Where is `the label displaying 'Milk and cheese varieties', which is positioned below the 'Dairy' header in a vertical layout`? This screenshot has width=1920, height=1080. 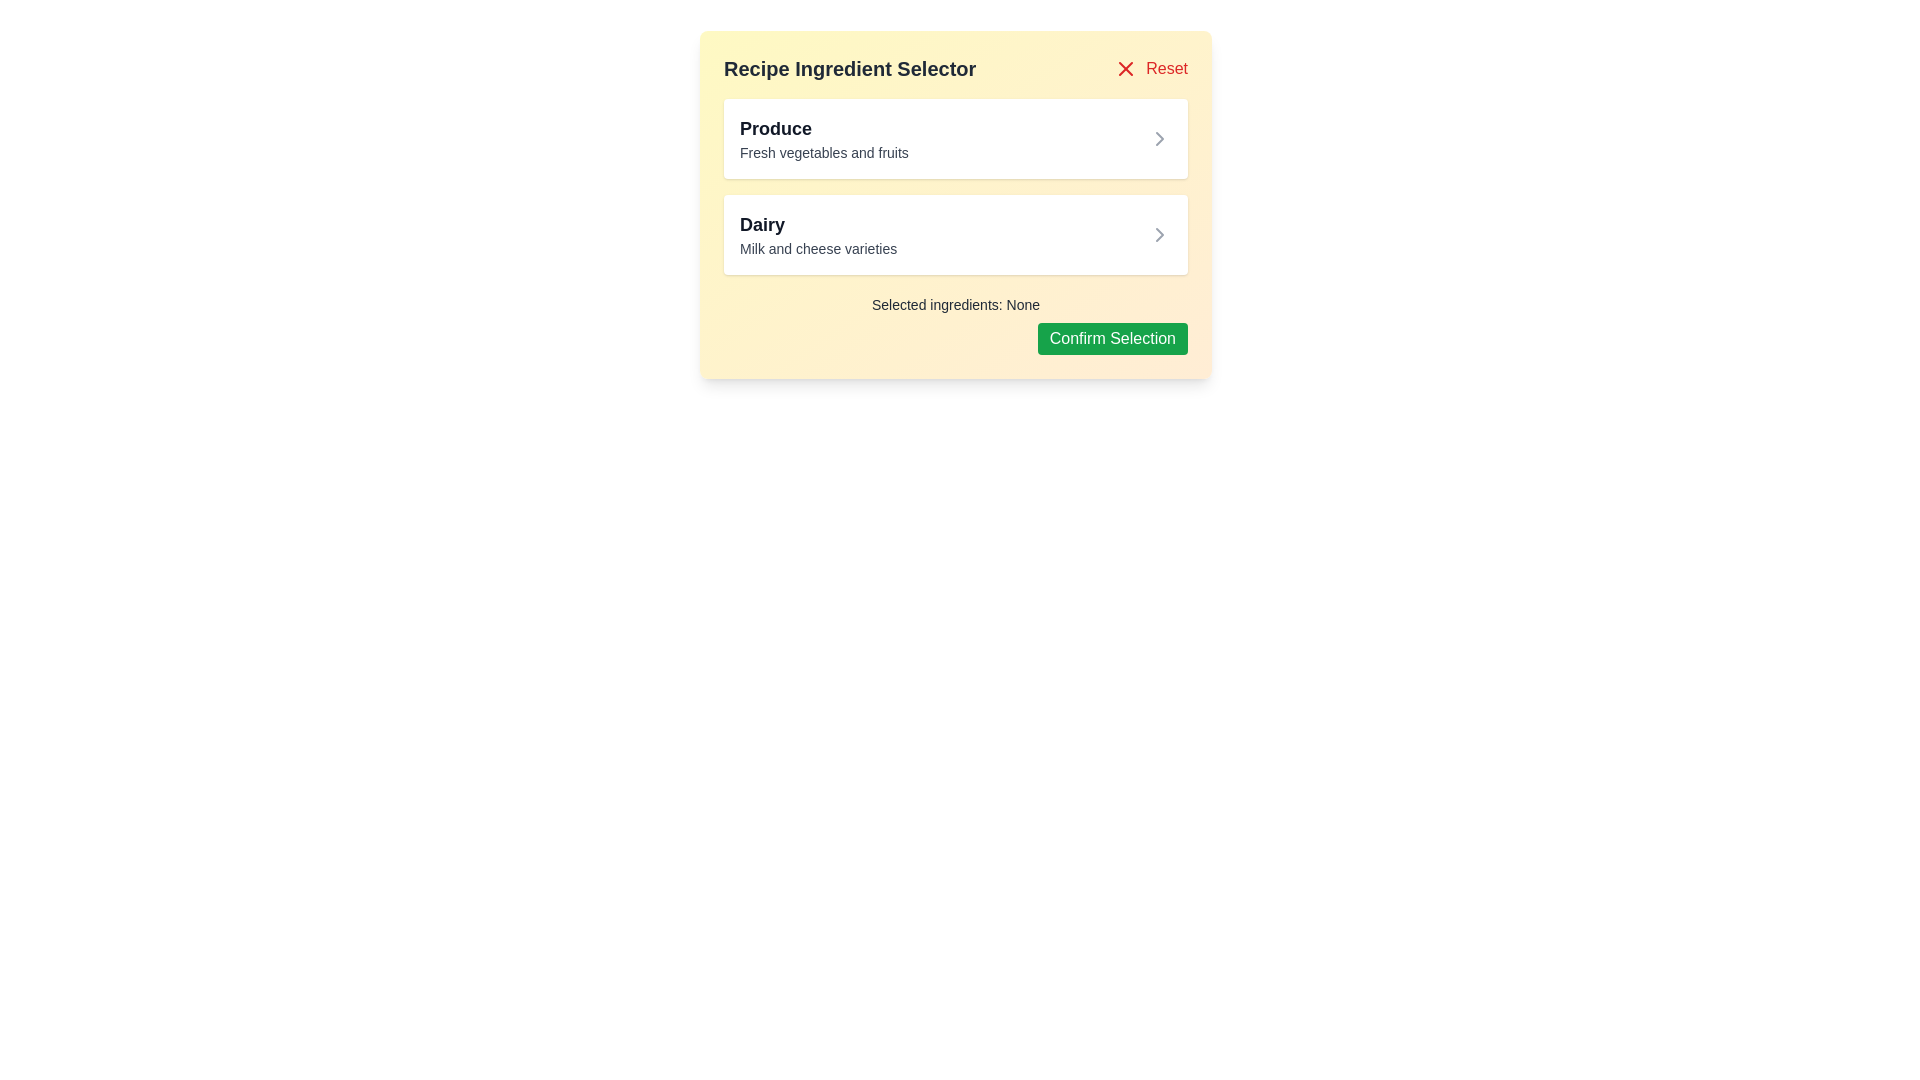 the label displaying 'Milk and cheese varieties', which is positioned below the 'Dairy' header in a vertical layout is located at coordinates (818, 248).